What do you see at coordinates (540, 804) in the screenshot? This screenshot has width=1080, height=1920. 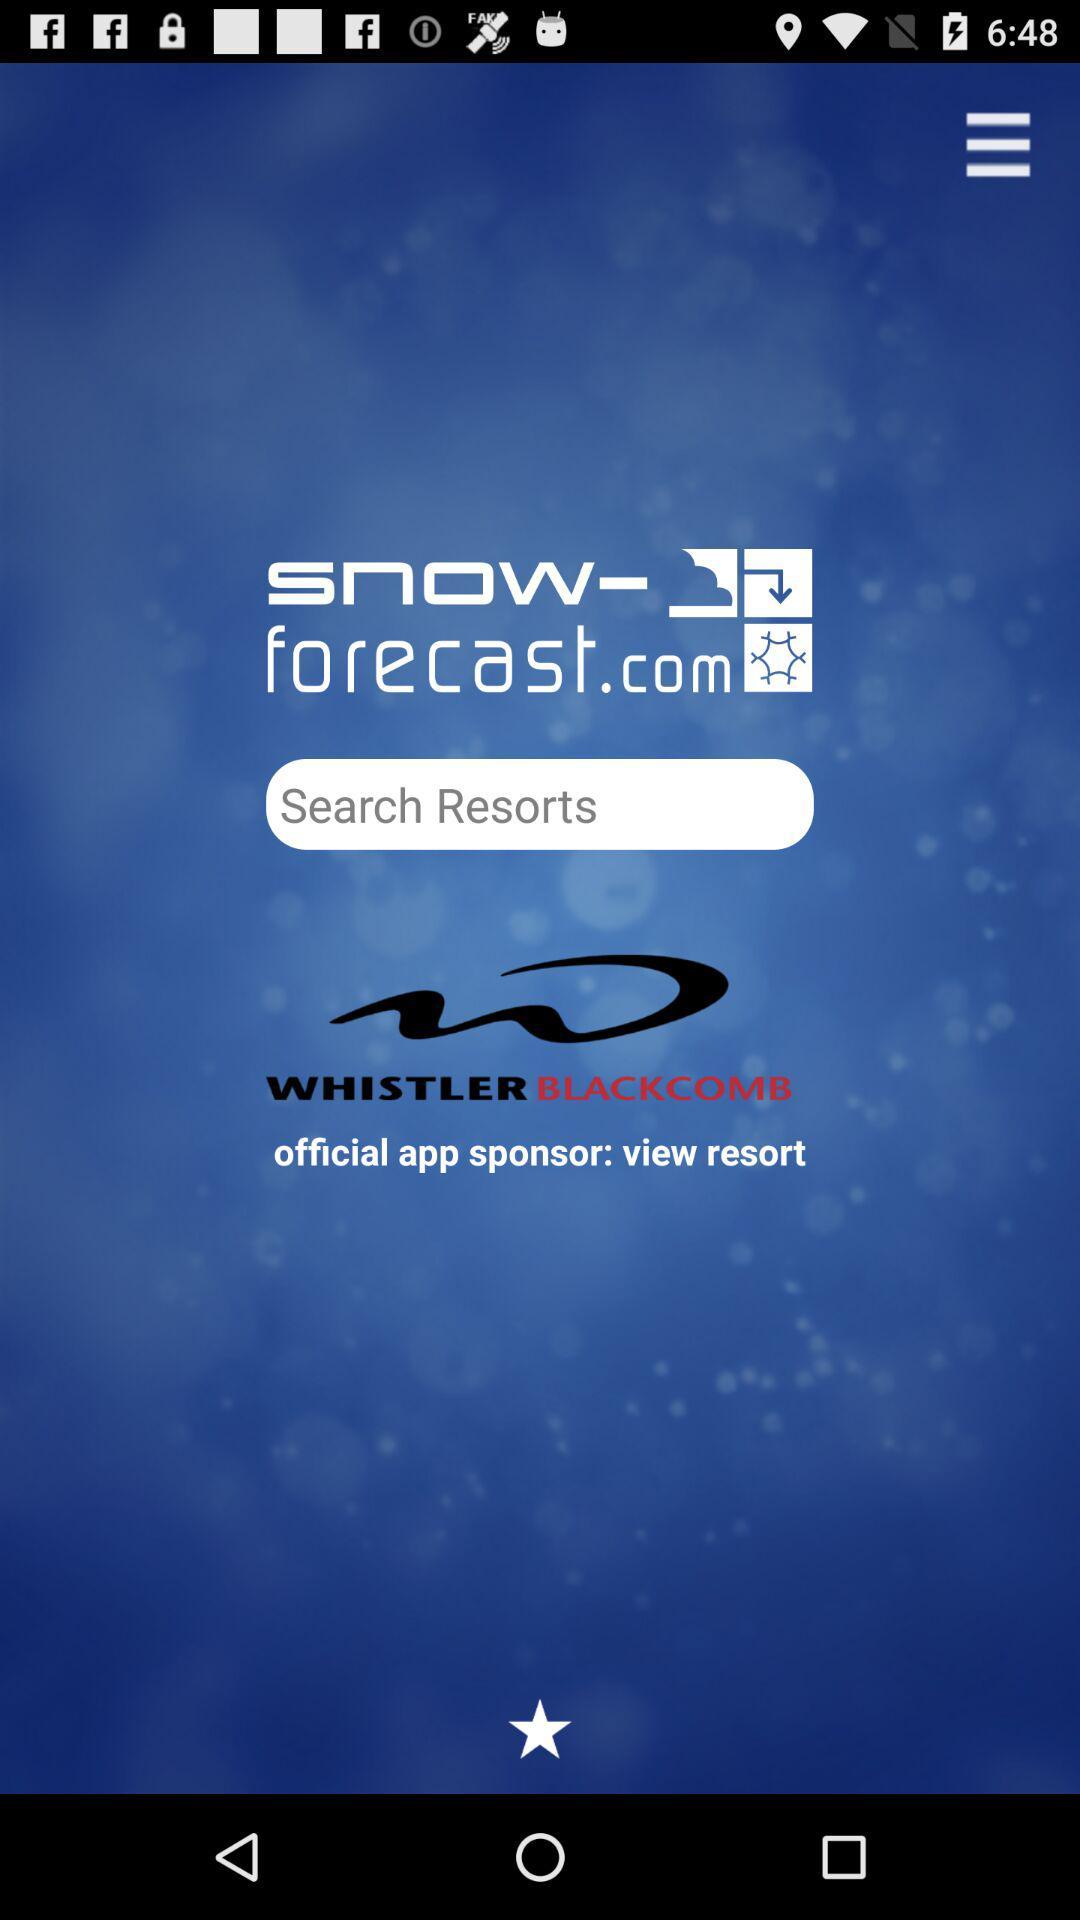 I see `search bar` at bounding box center [540, 804].